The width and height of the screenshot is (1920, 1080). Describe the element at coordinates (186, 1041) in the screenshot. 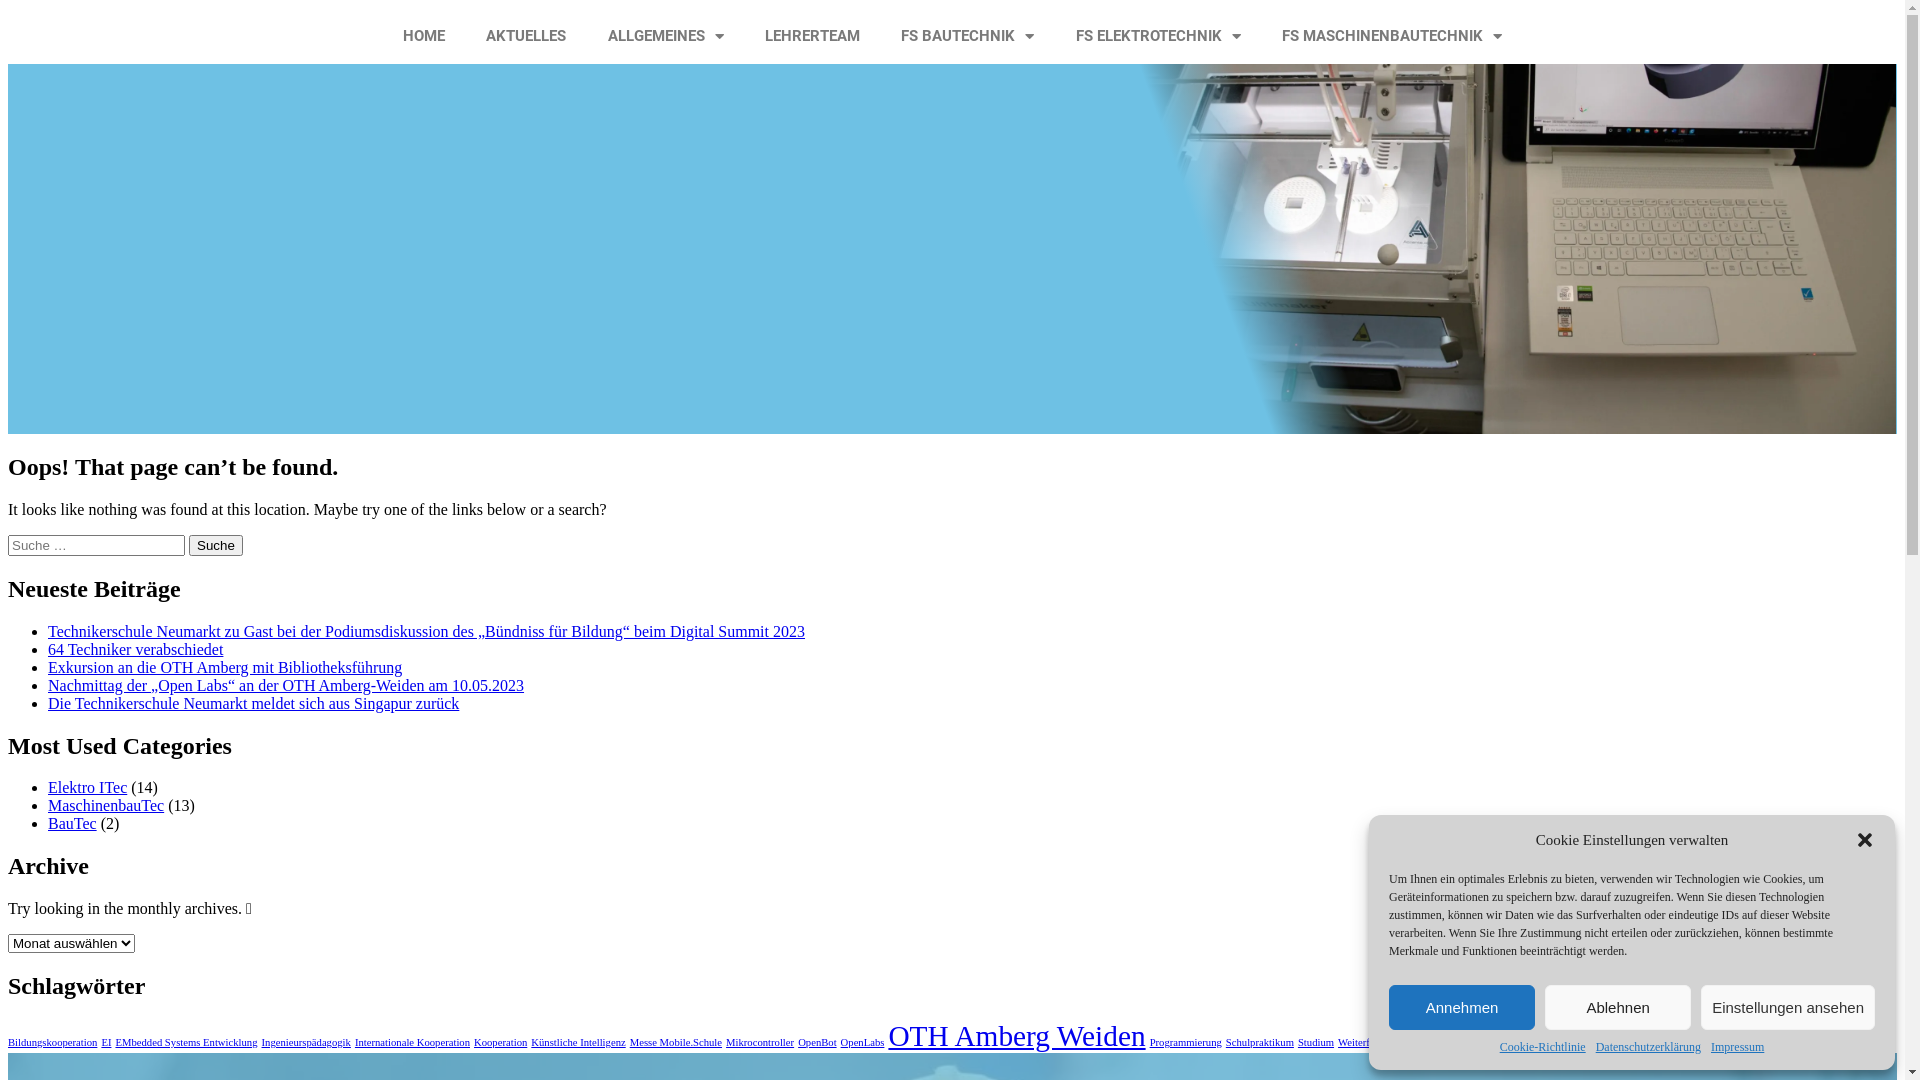

I see `'EMbedded Systems Entwicklung'` at that location.